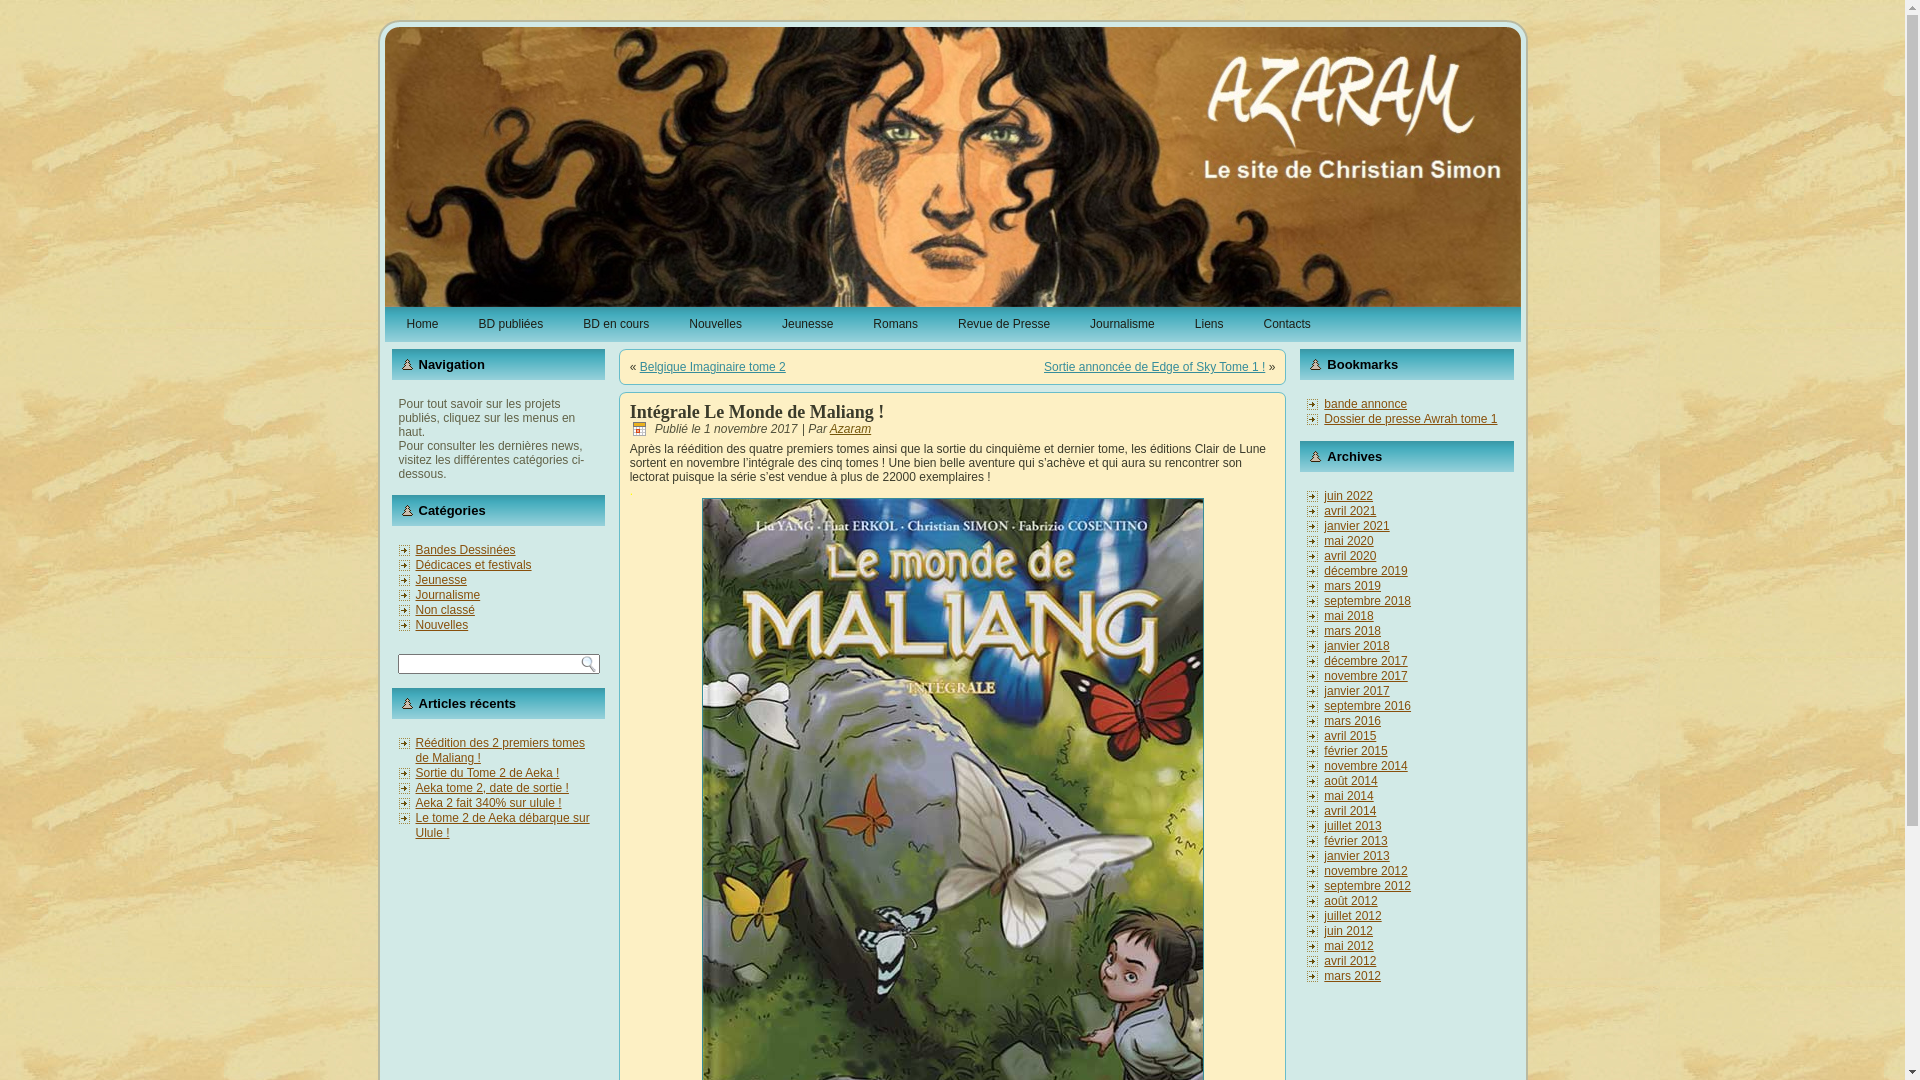 The image size is (1920, 1080). I want to click on 'mars 2018', so click(1352, 631).